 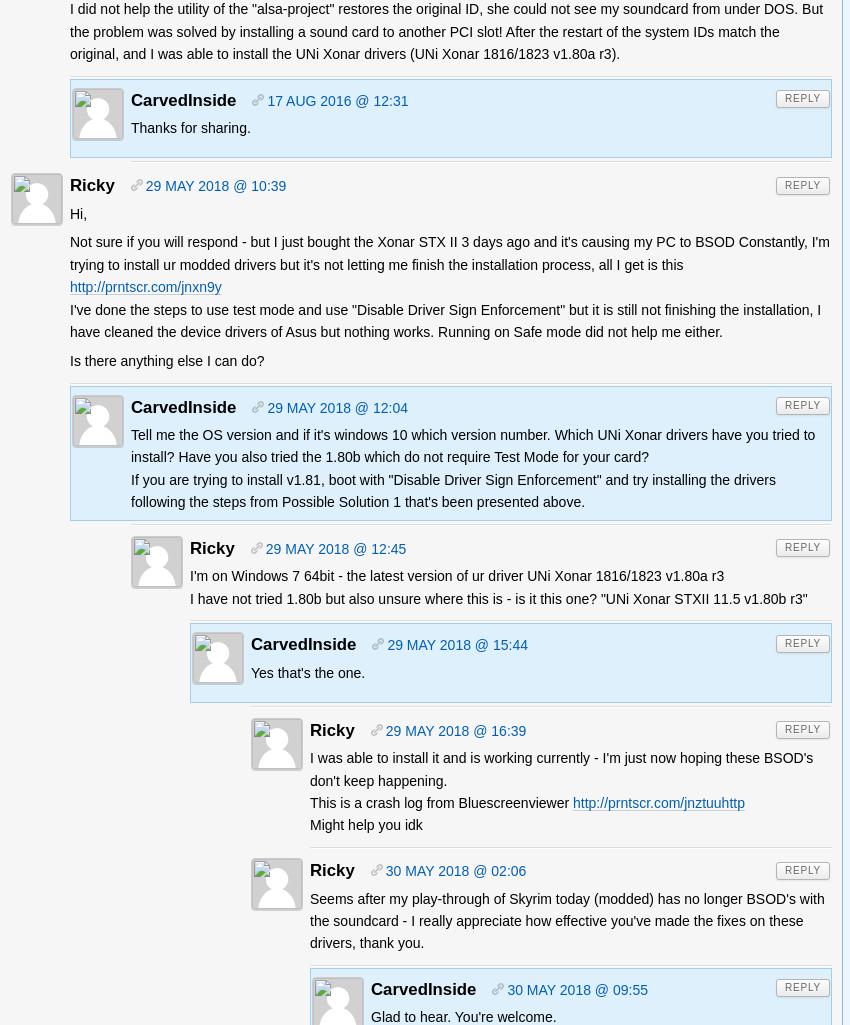 I want to click on 'Not sure if you will respond - but I just bought the Xonar STX II 3 days ago and it's causing my PC to BSOD Constantly, I'm trying to install ur modded drivers but it's not letting me finish the installation process, all I get is this', so click(x=448, y=251).